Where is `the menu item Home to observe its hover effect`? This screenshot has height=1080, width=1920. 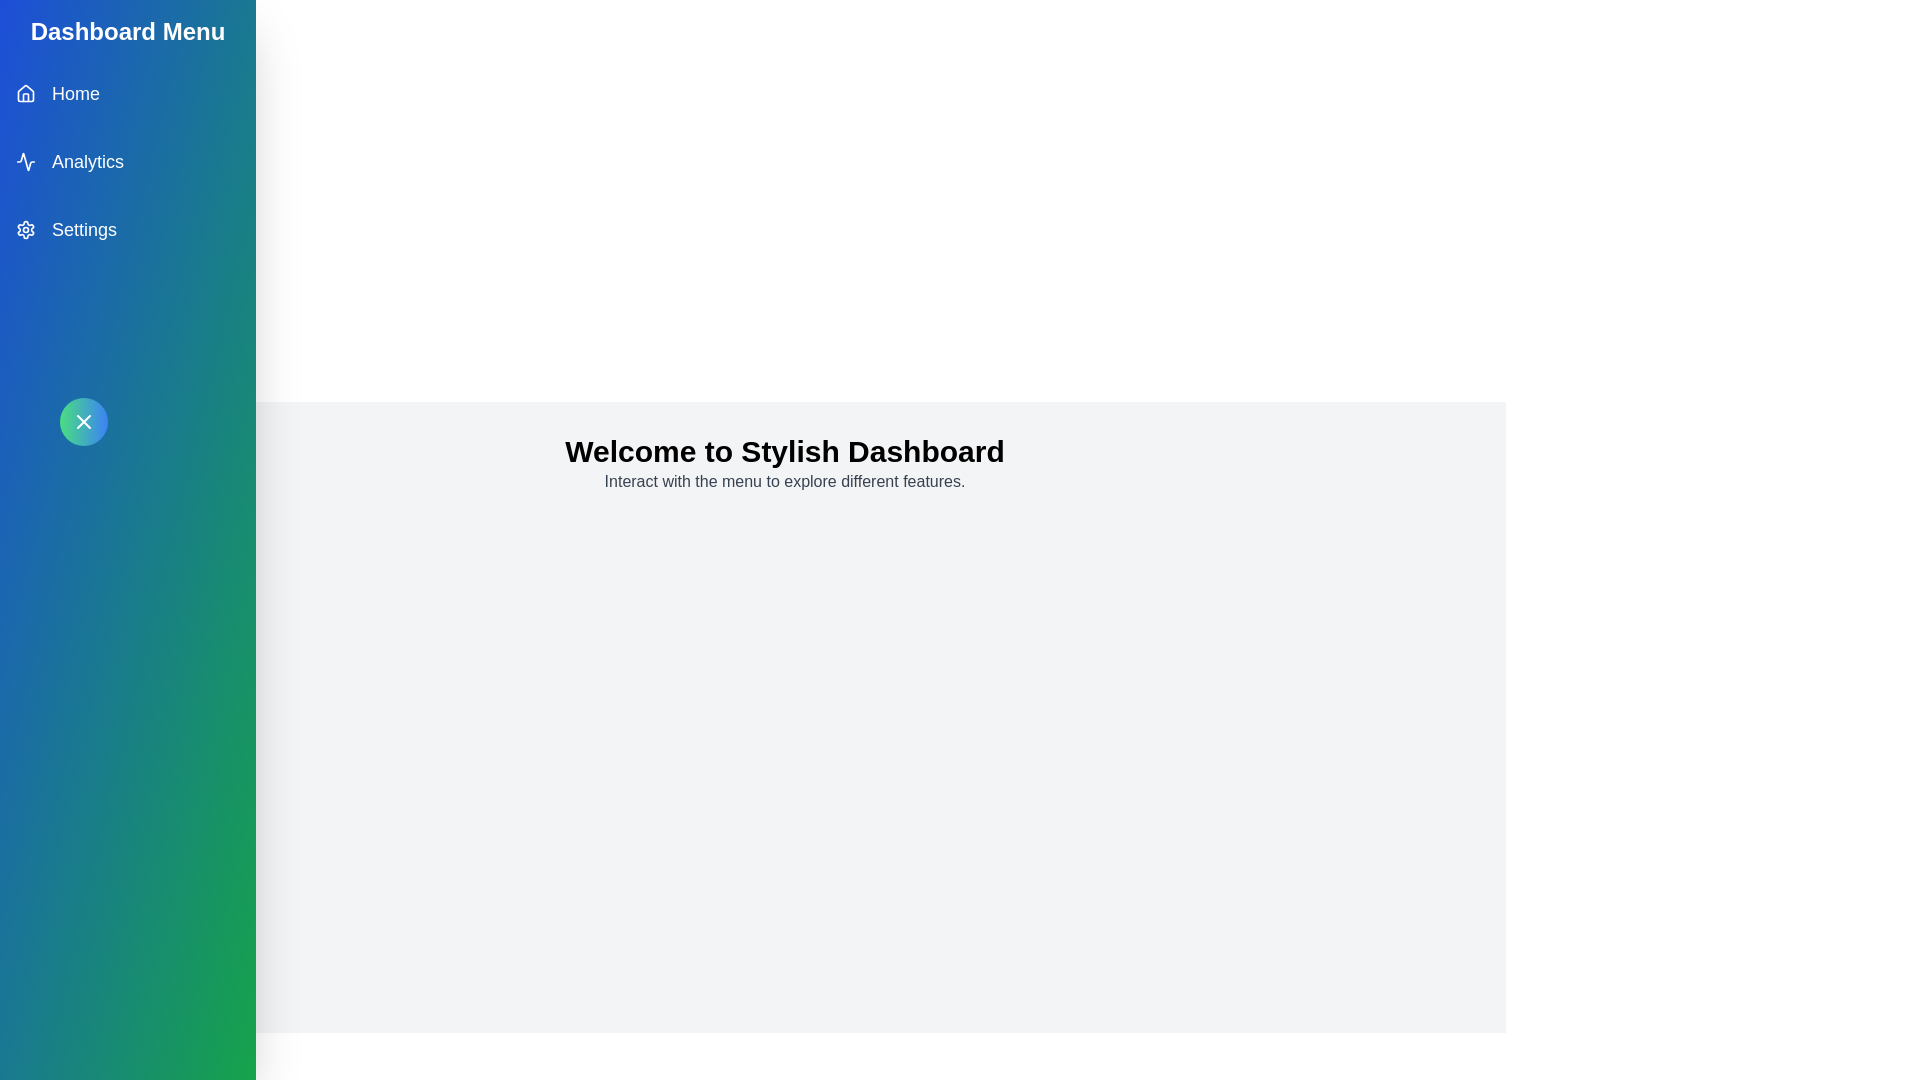
the menu item Home to observe its hover effect is located at coordinates (127, 93).